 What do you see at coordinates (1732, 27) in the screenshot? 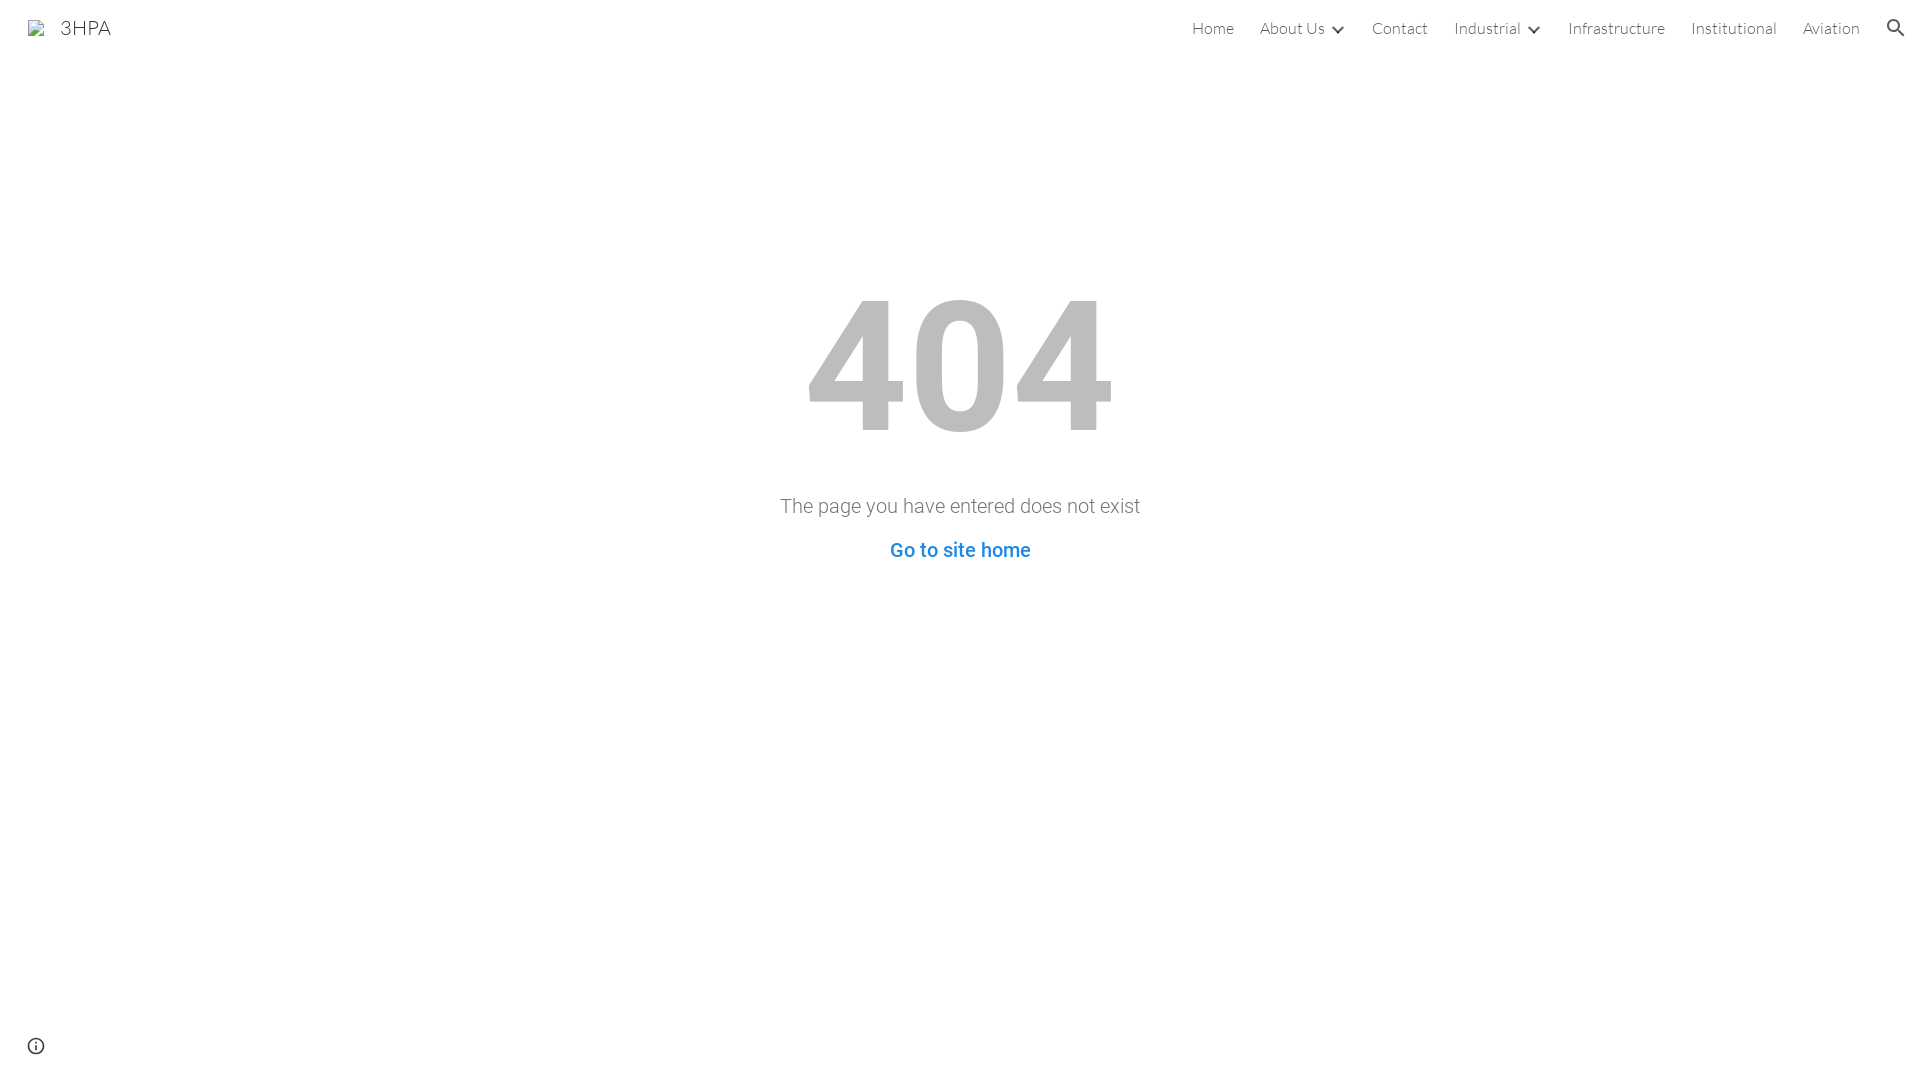
I see `'Institutional'` at bounding box center [1732, 27].